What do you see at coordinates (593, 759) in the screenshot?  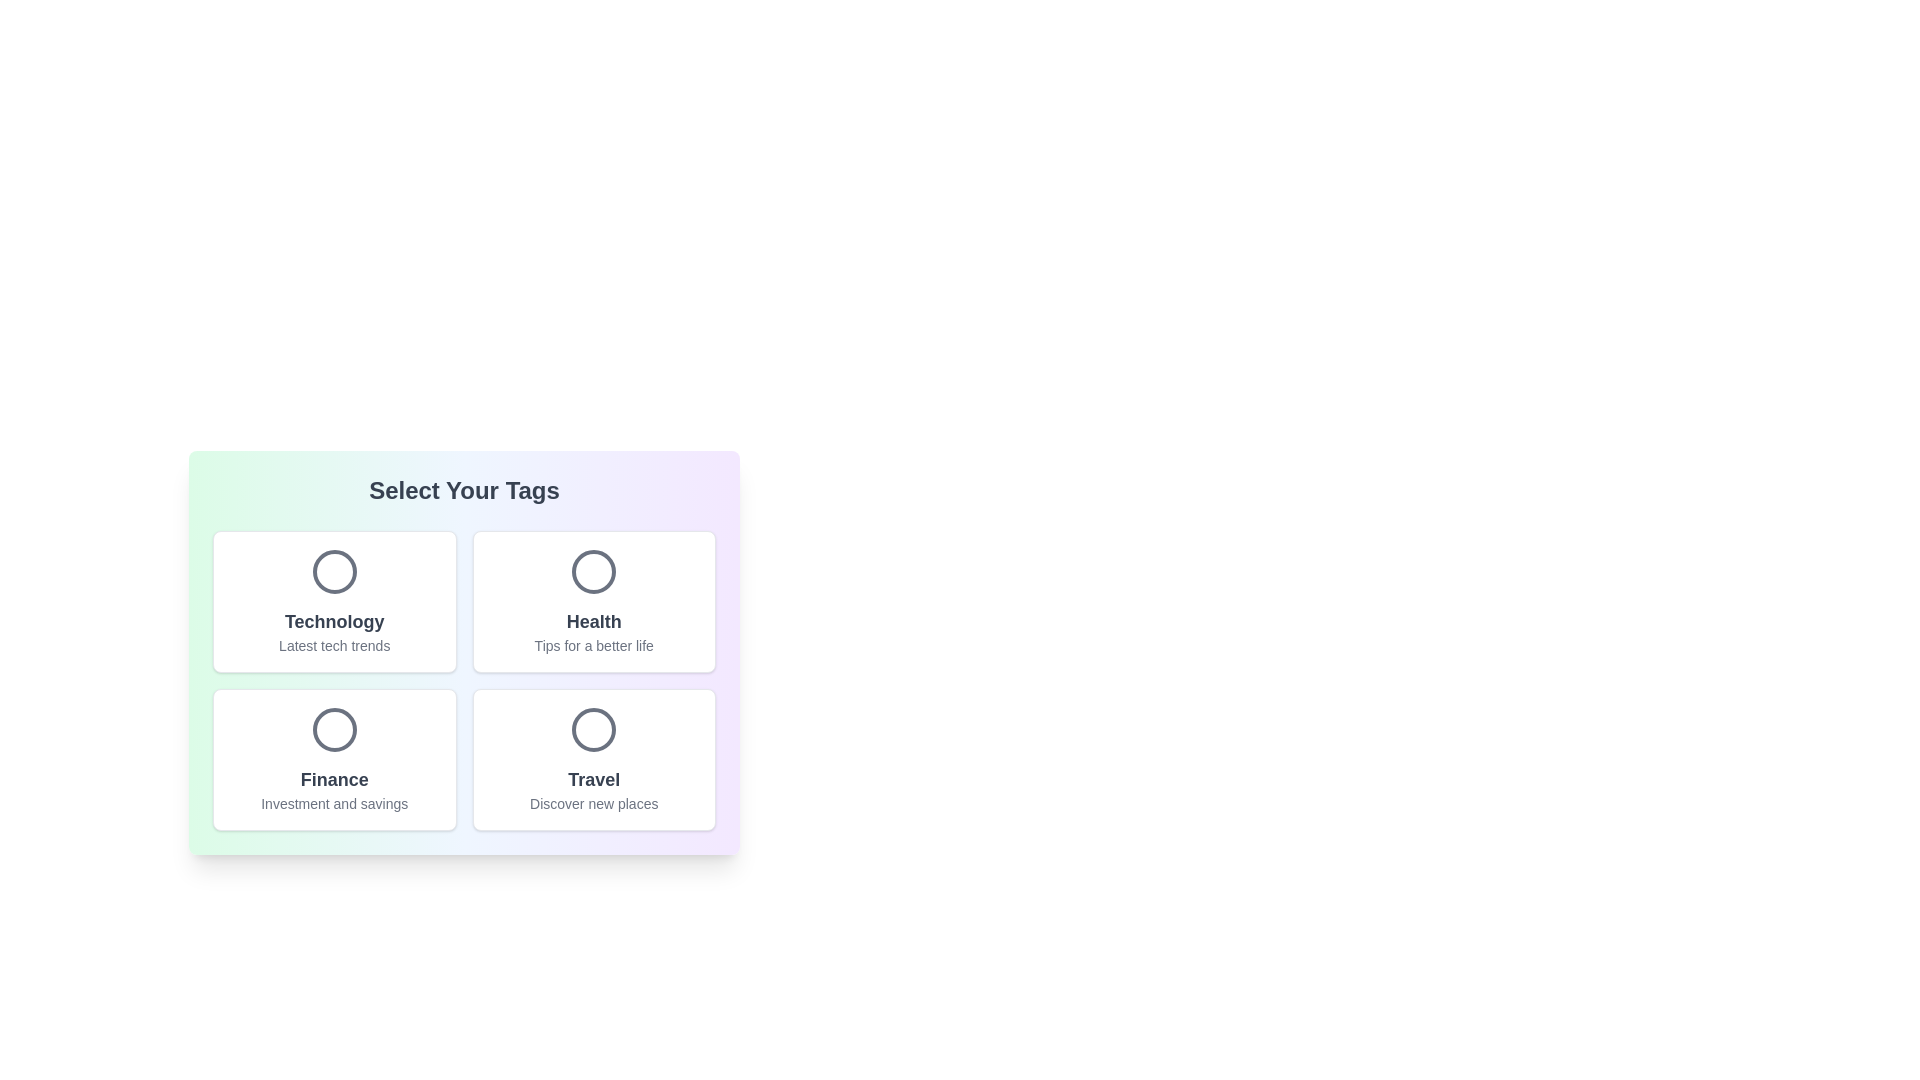 I see `the tag card labeled Travel to toggle its selection` at bounding box center [593, 759].